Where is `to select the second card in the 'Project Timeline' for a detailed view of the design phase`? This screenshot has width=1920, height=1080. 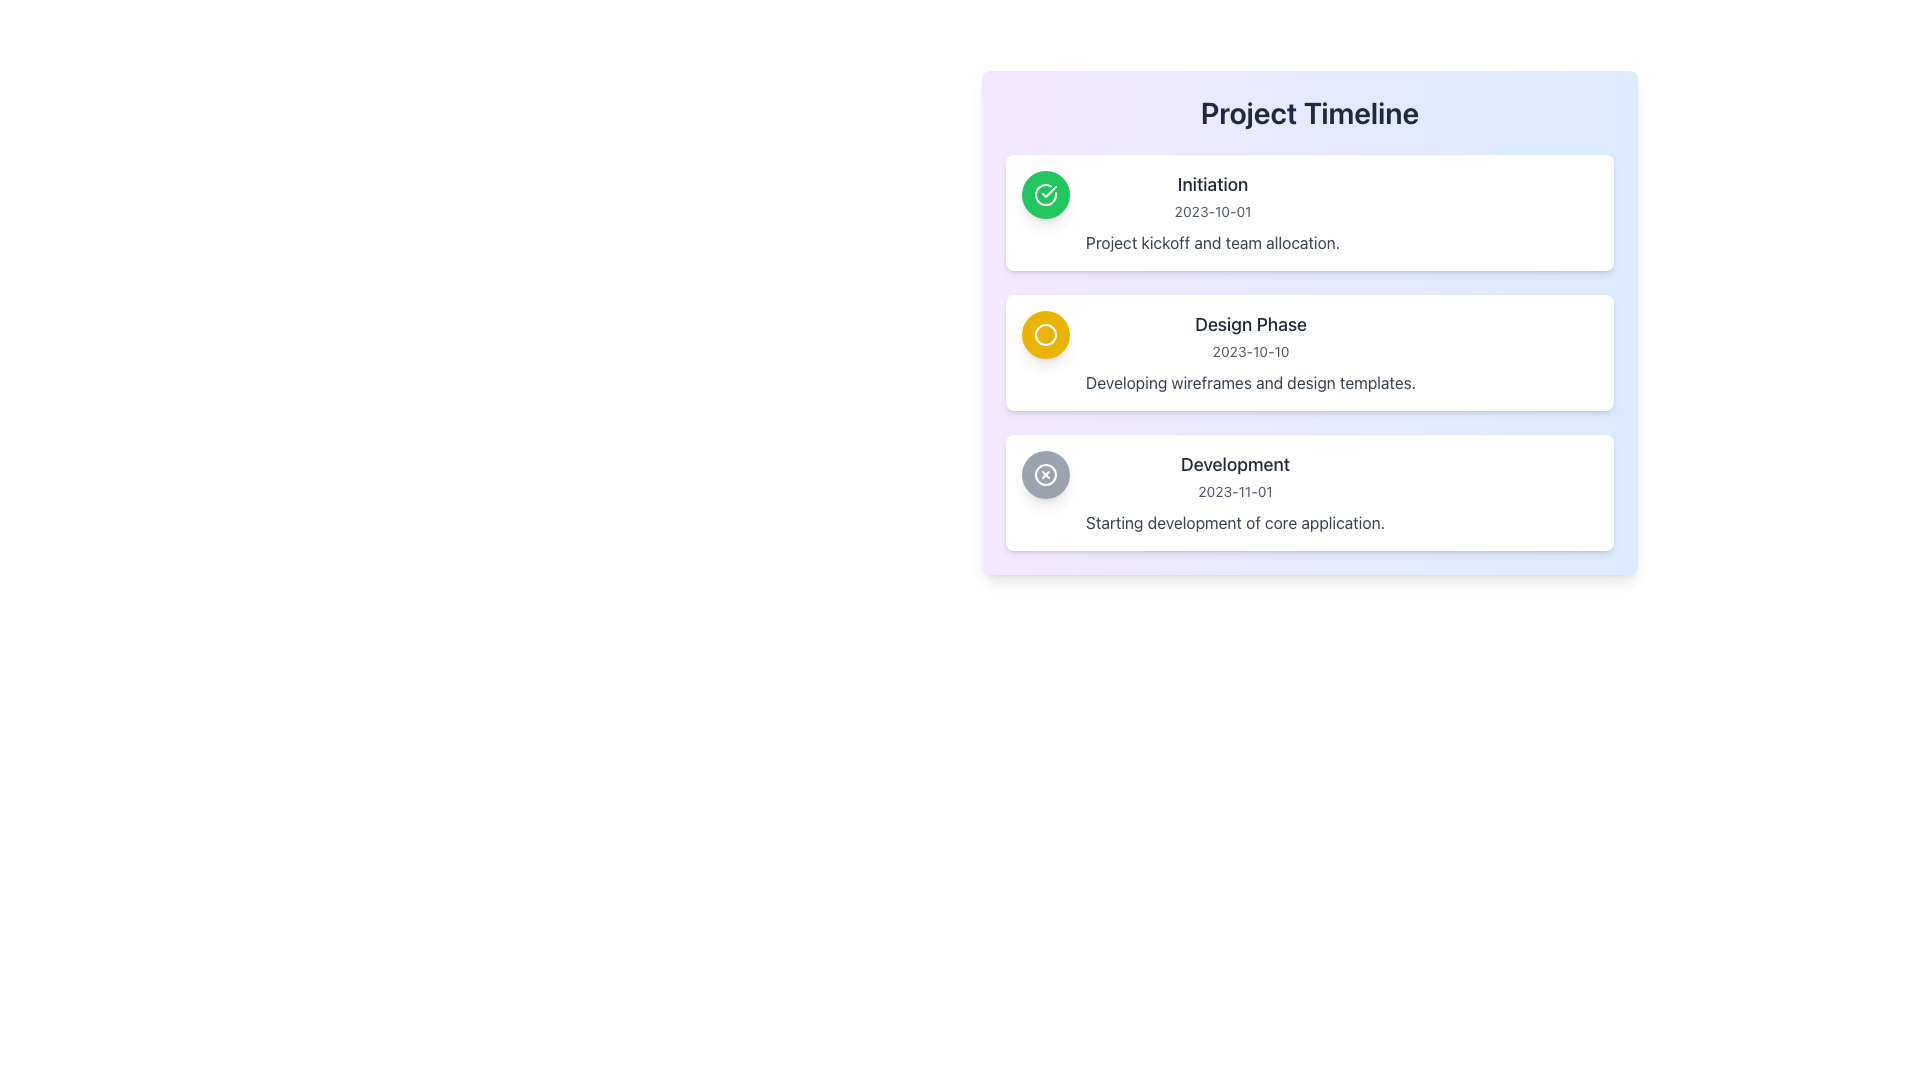 to select the second card in the 'Project Timeline' for a detailed view of the design phase is located at coordinates (1310, 352).